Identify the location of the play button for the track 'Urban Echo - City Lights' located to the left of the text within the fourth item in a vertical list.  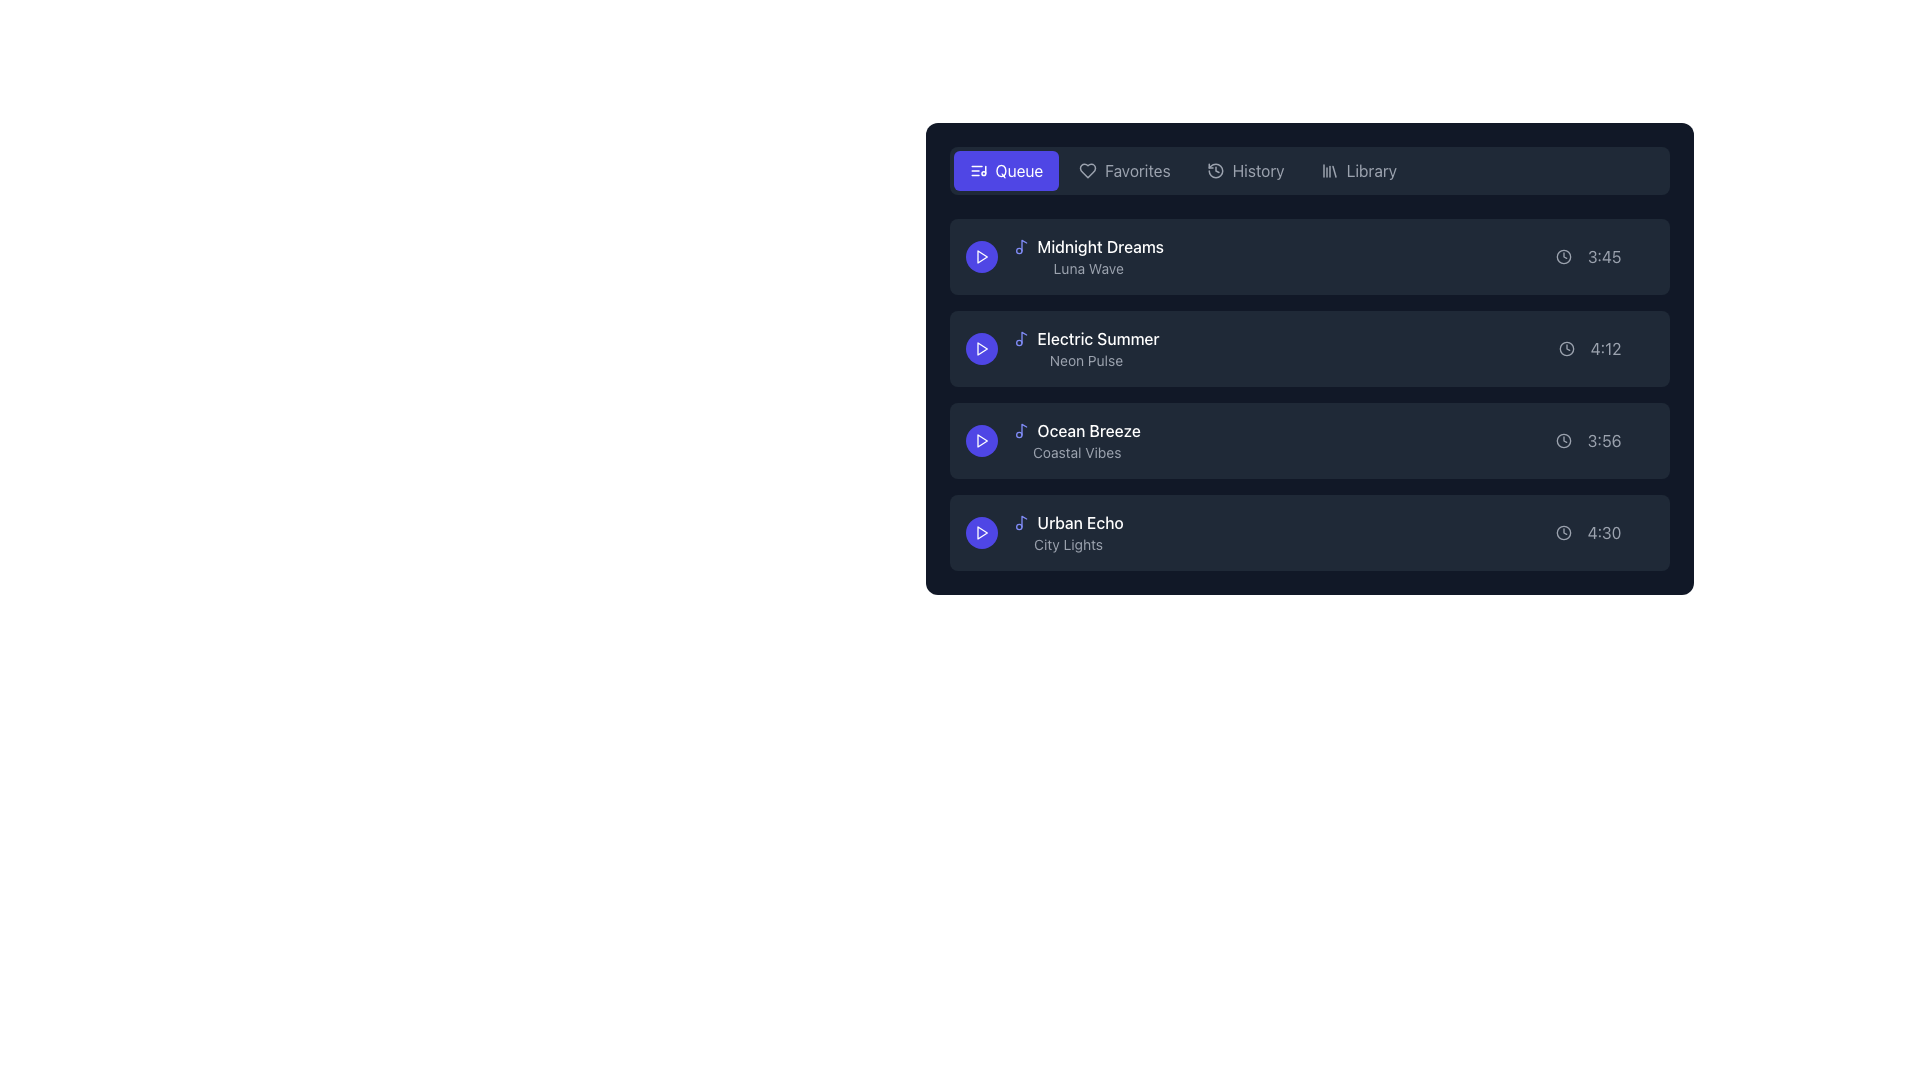
(981, 531).